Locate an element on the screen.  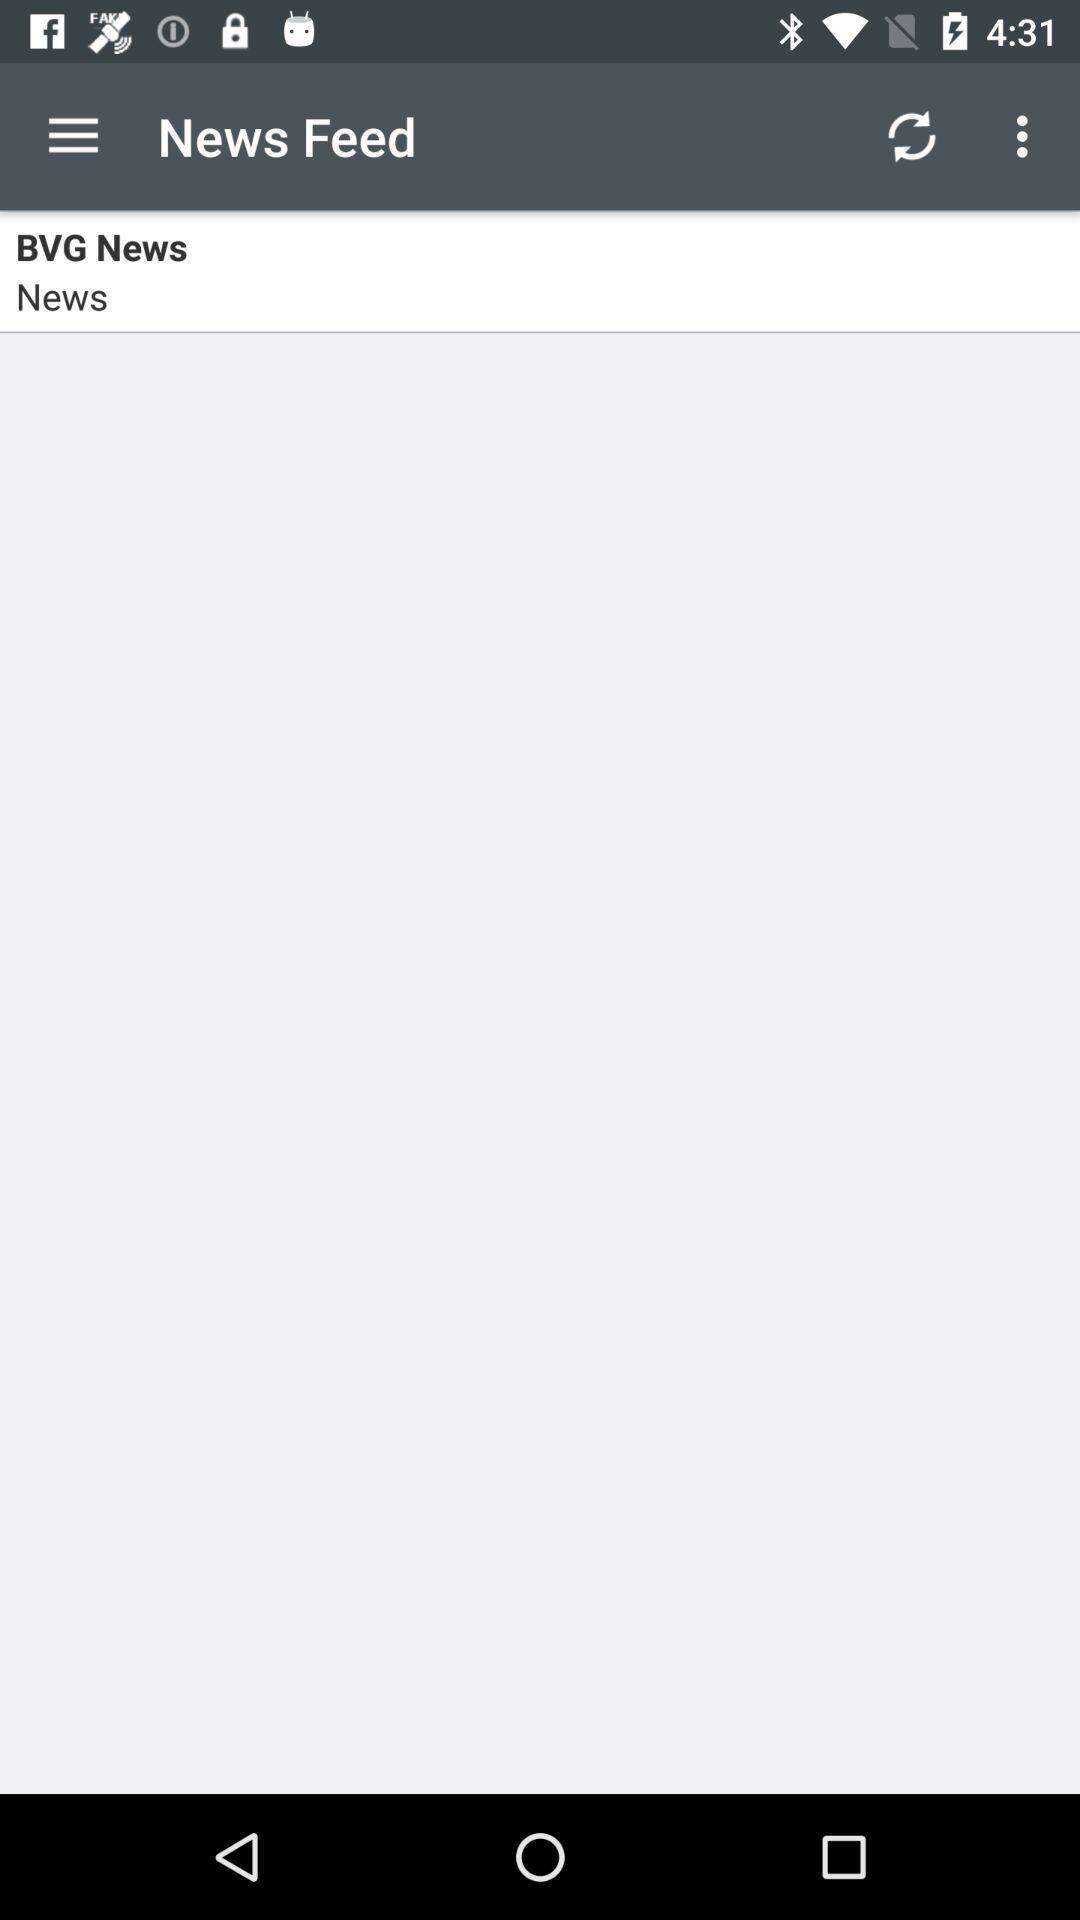
the app next to the news feed app is located at coordinates (911, 135).